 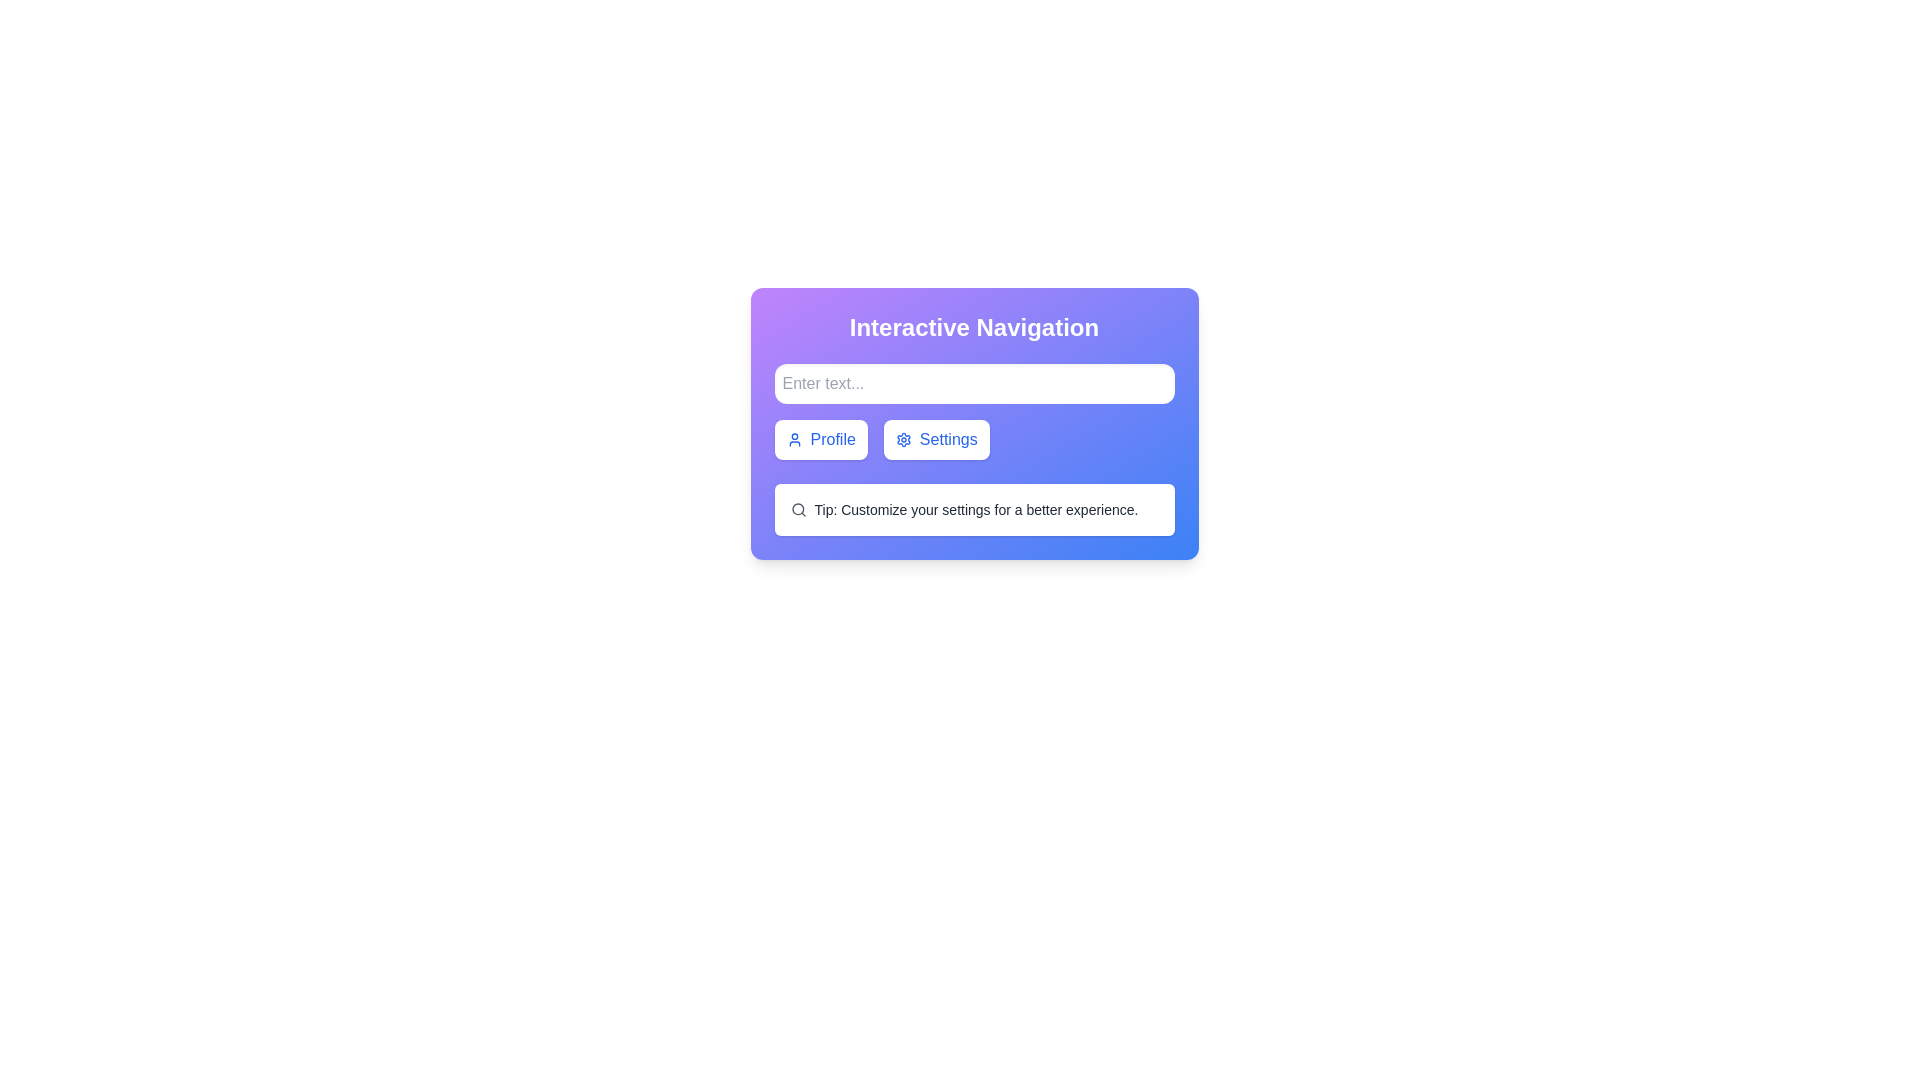 I want to click on the 'Profile' button in the navigation panel, so click(x=821, y=438).